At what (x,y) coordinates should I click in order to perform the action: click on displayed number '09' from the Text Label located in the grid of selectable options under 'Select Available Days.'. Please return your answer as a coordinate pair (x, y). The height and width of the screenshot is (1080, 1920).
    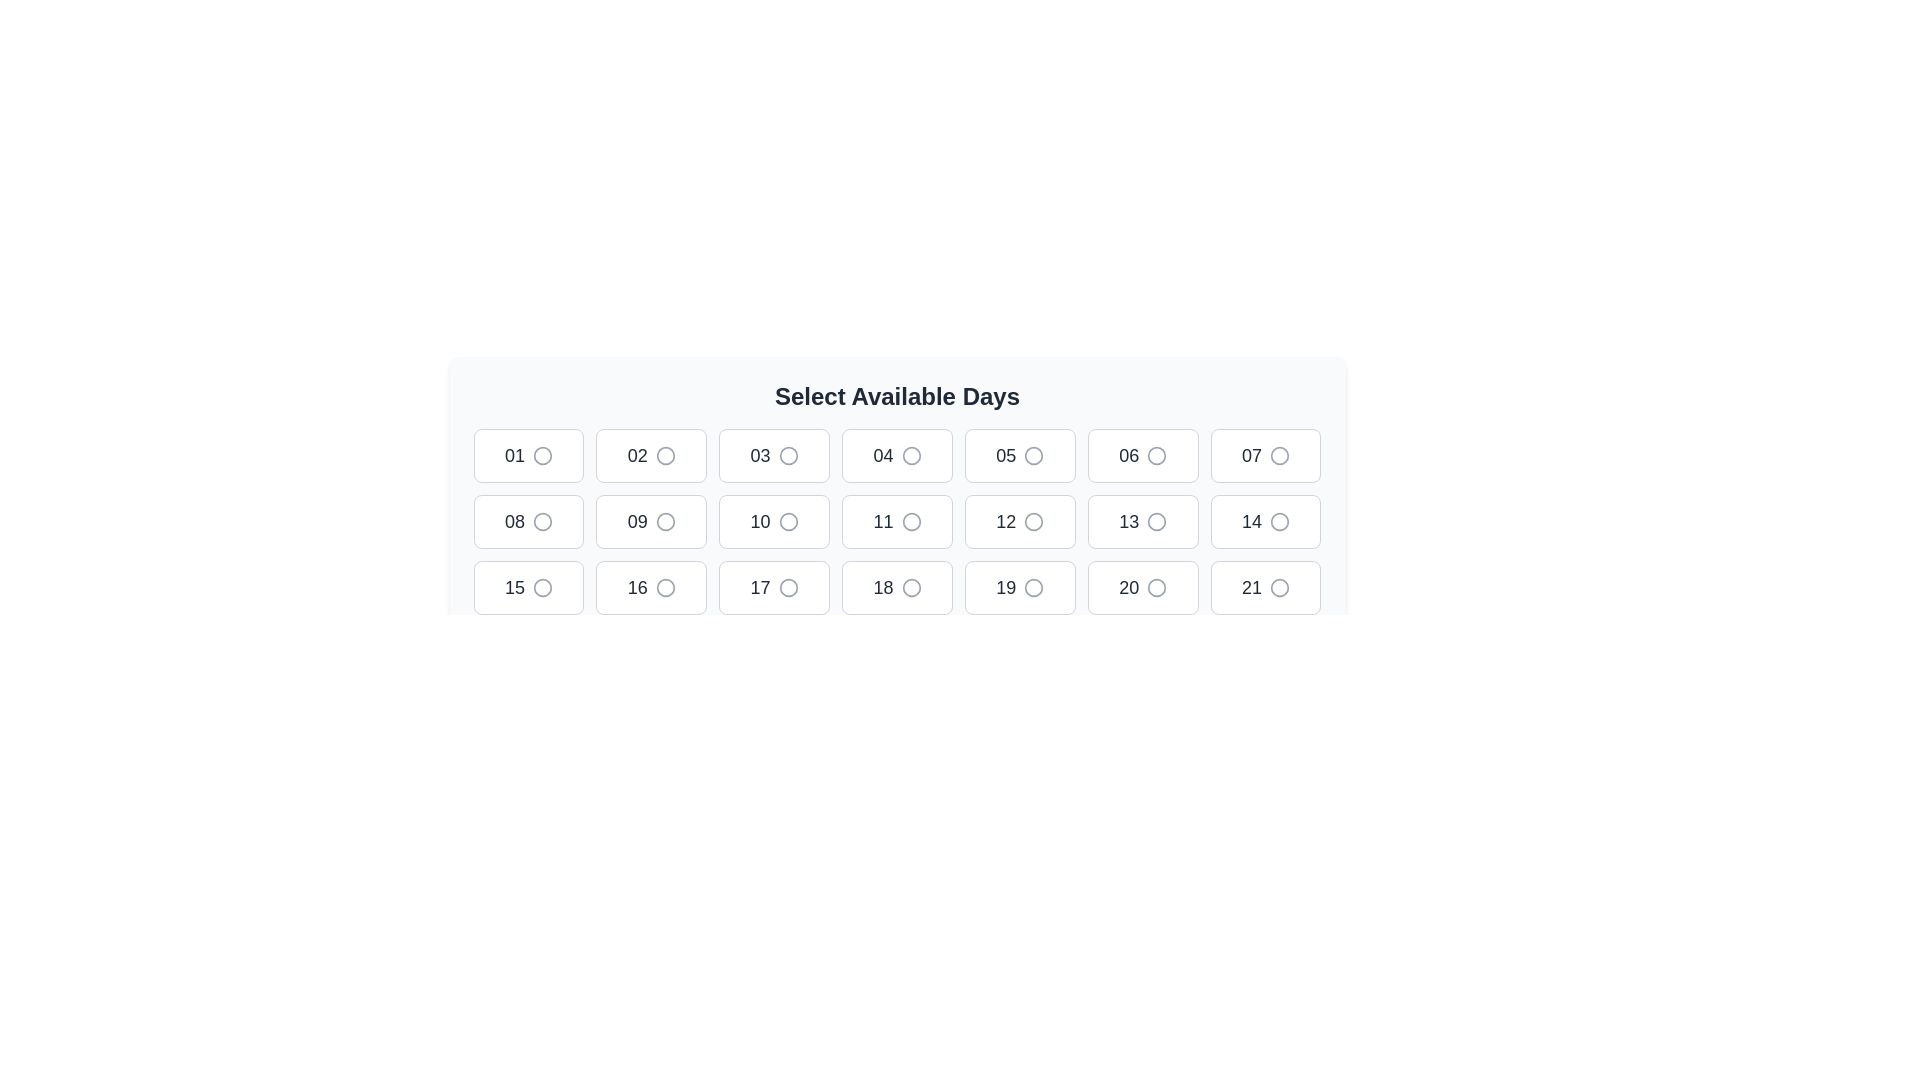
    Looking at the image, I should click on (636, 520).